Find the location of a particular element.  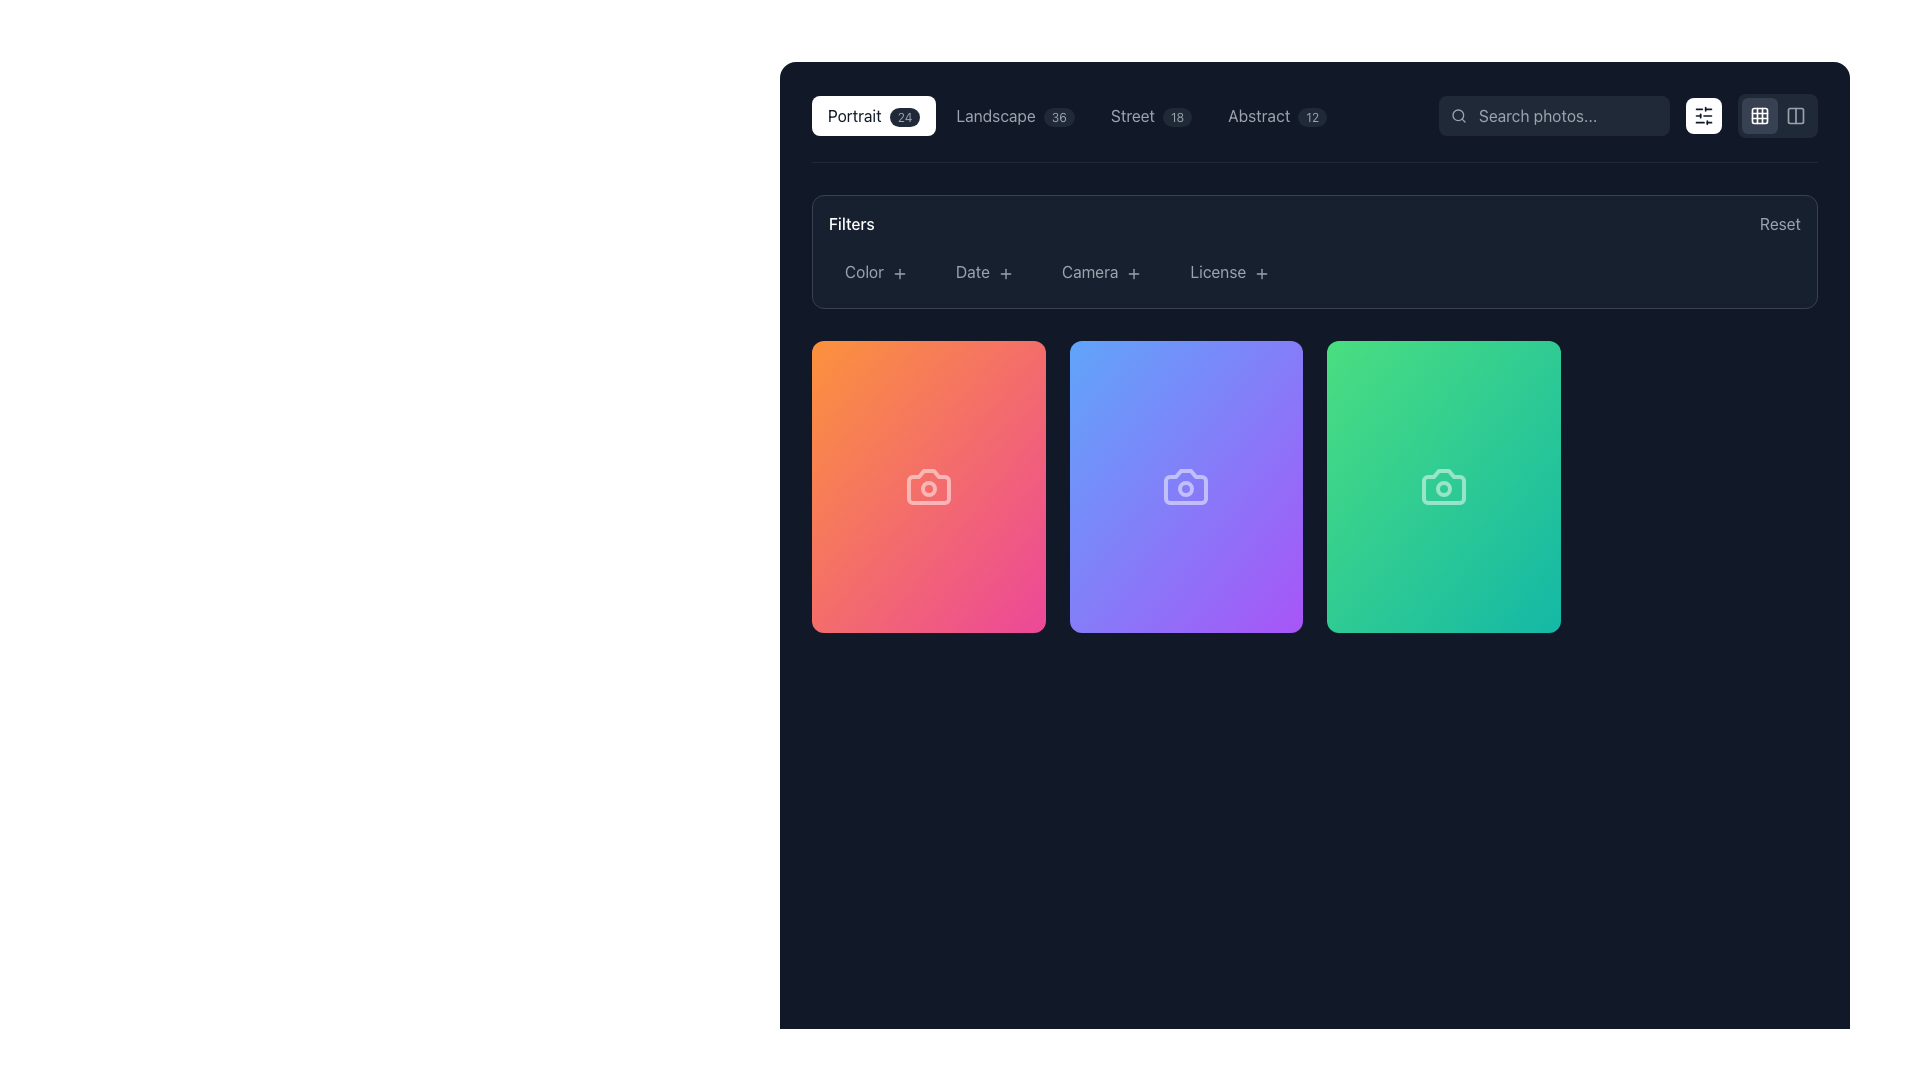

the square-shaped button with a white background and rounded corners, featuring a dark gray icon of horizontal sliders, located in the top-right corner of the interface adjacent to the search bar is located at coordinates (1703, 115).